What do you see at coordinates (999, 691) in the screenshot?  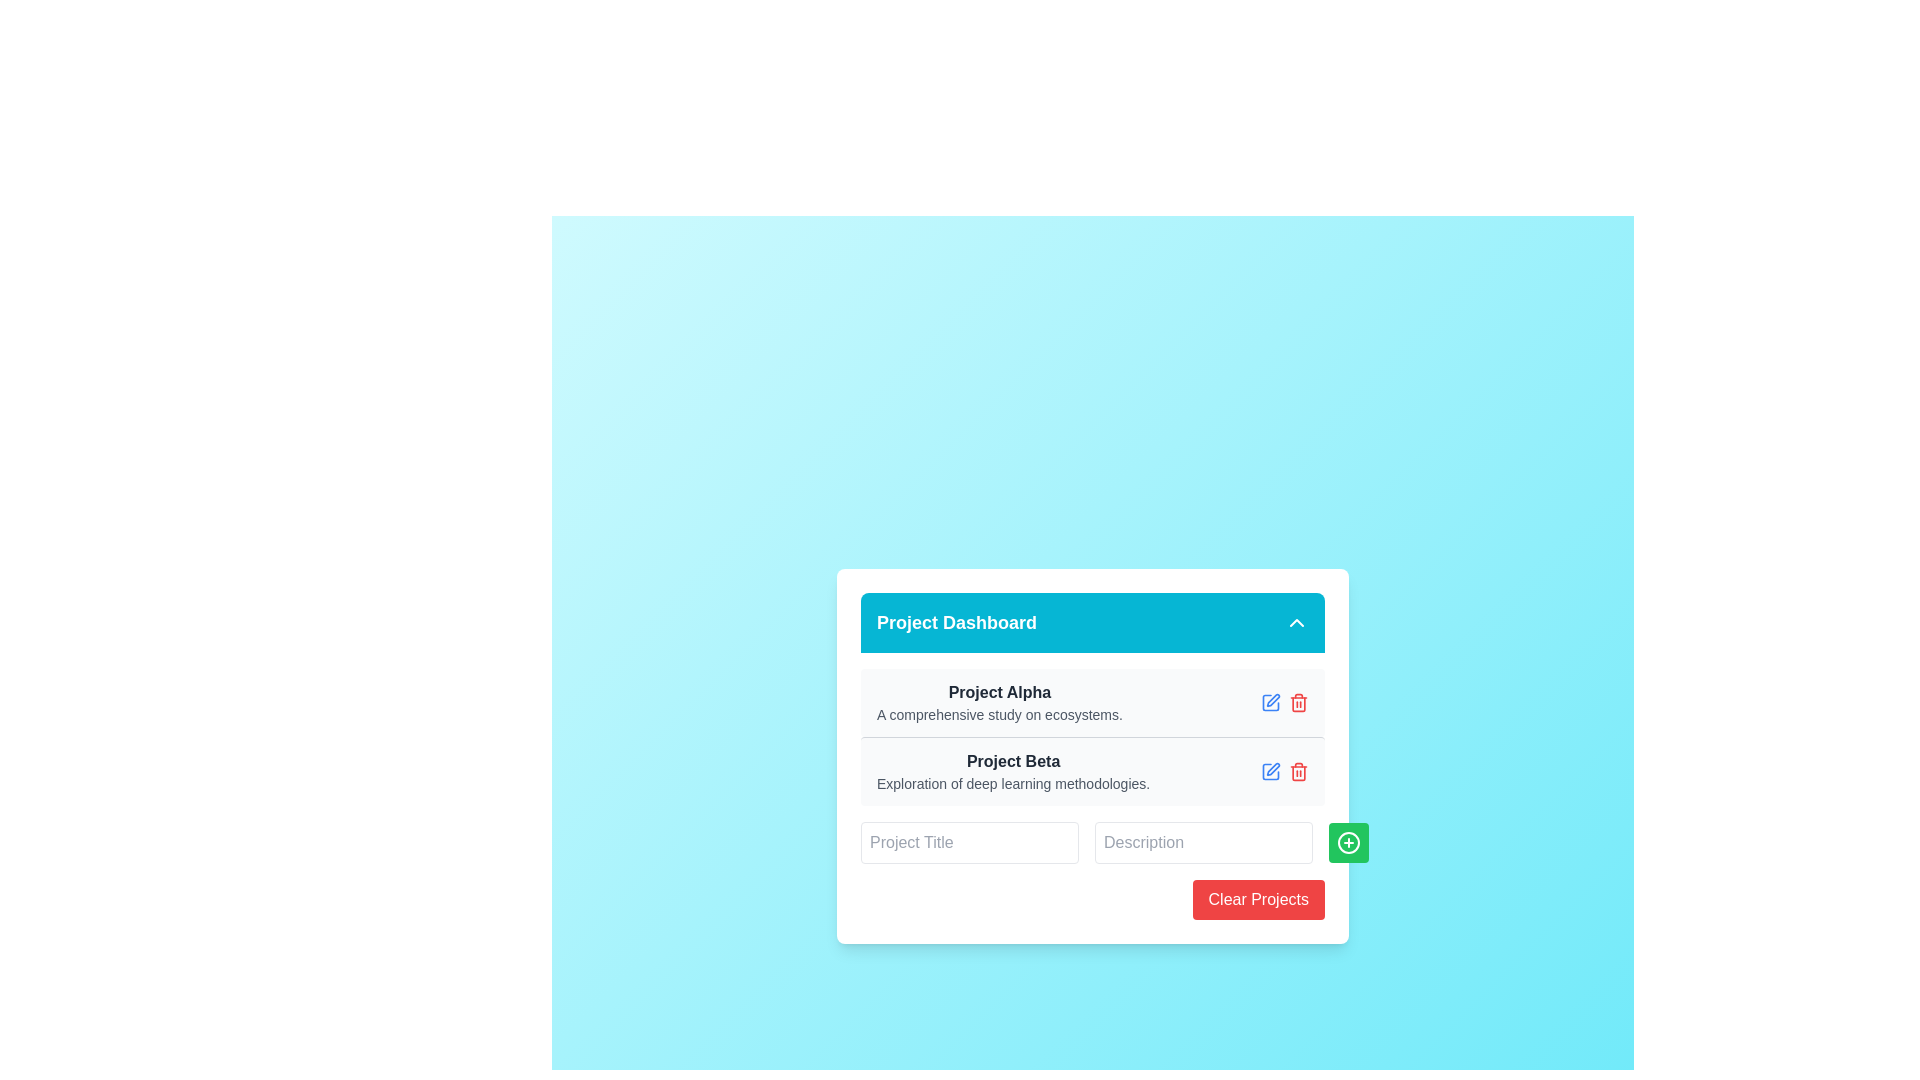 I see `text label 'Project Alpha' located at the top of the first project card under the 'Project Dashboard' header as a title` at bounding box center [999, 691].